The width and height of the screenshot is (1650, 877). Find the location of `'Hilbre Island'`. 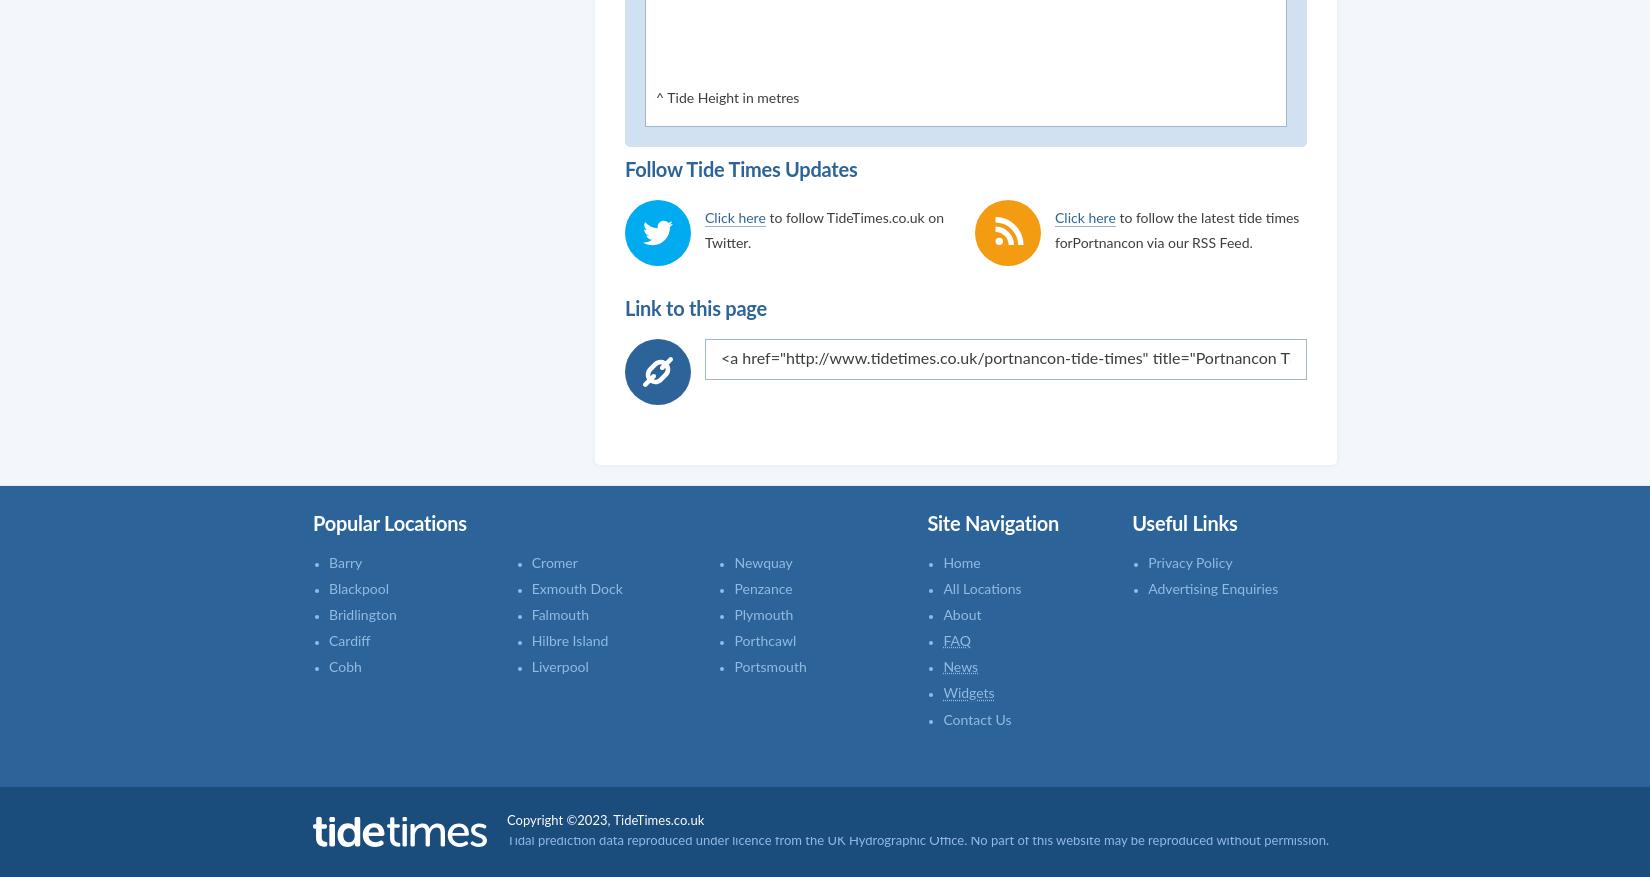

'Hilbre Island' is located at coordinates (568, 641).